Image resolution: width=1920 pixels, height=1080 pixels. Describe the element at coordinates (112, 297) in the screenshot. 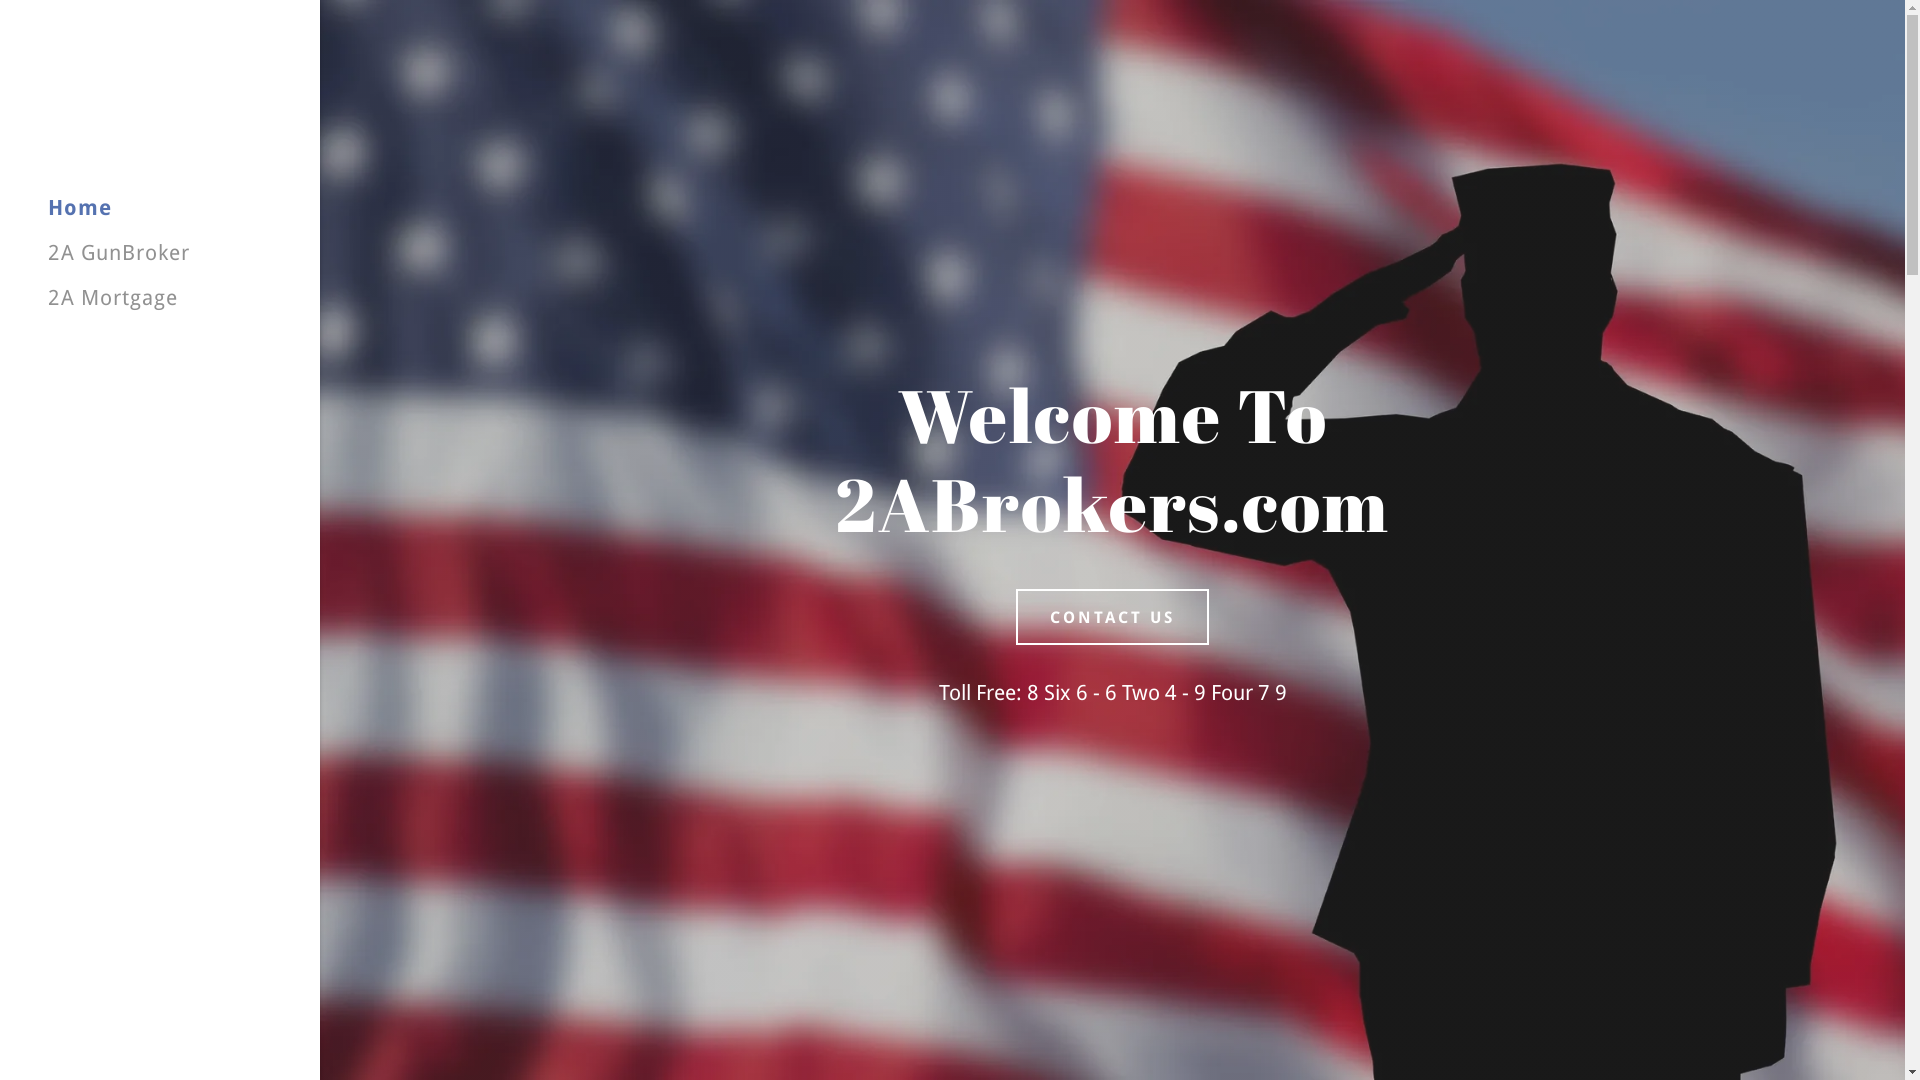

I see `'2A Mortgage'` at that location.